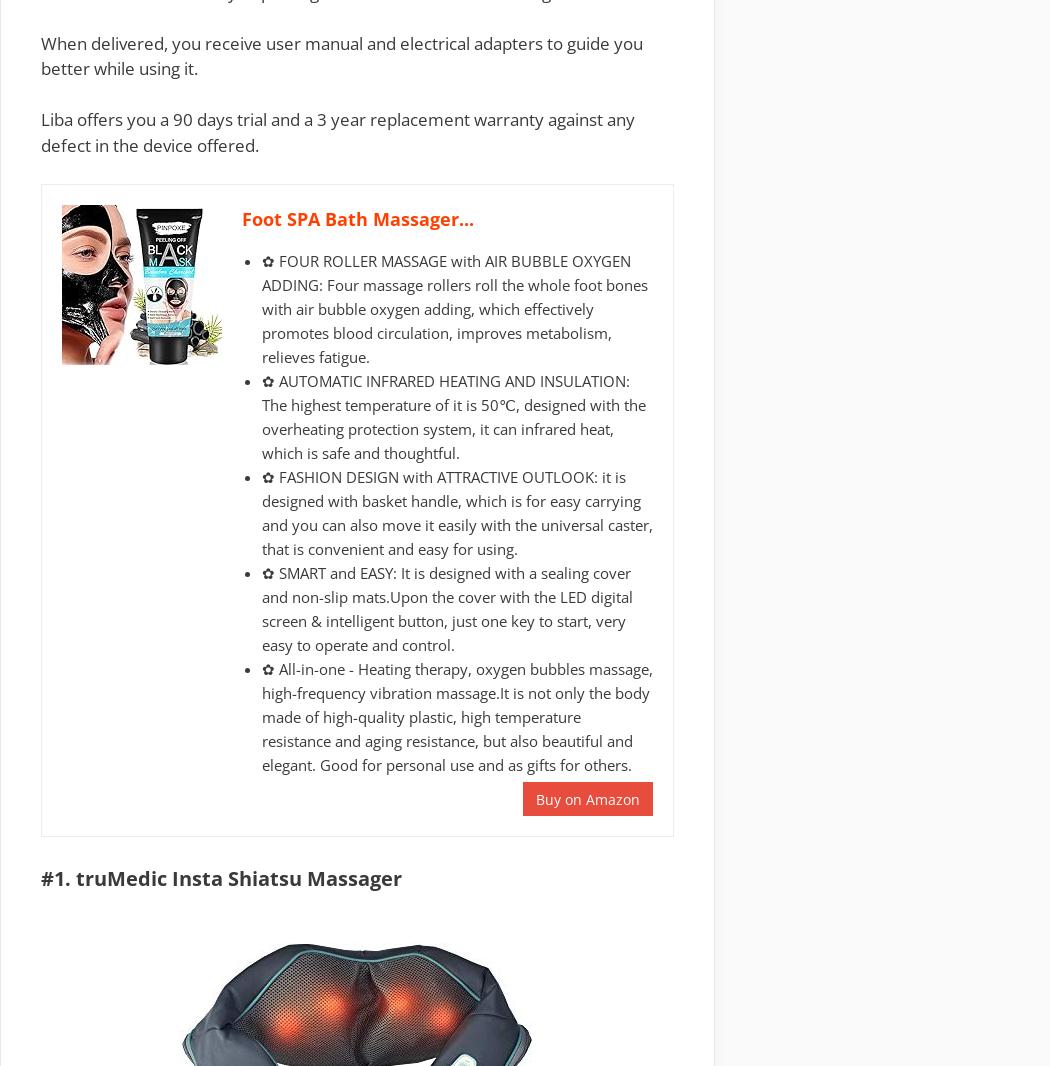  Describe the element at coordinates (457, 511) in the screenshot. I see `'✿ FASHION DESIGN with ATTRACTIVE OUTLOOK: it is designed with basket handle, which is for easy carrying and you can also move it easily with the universal caster, that is convenient and easy for using.'` at that location.